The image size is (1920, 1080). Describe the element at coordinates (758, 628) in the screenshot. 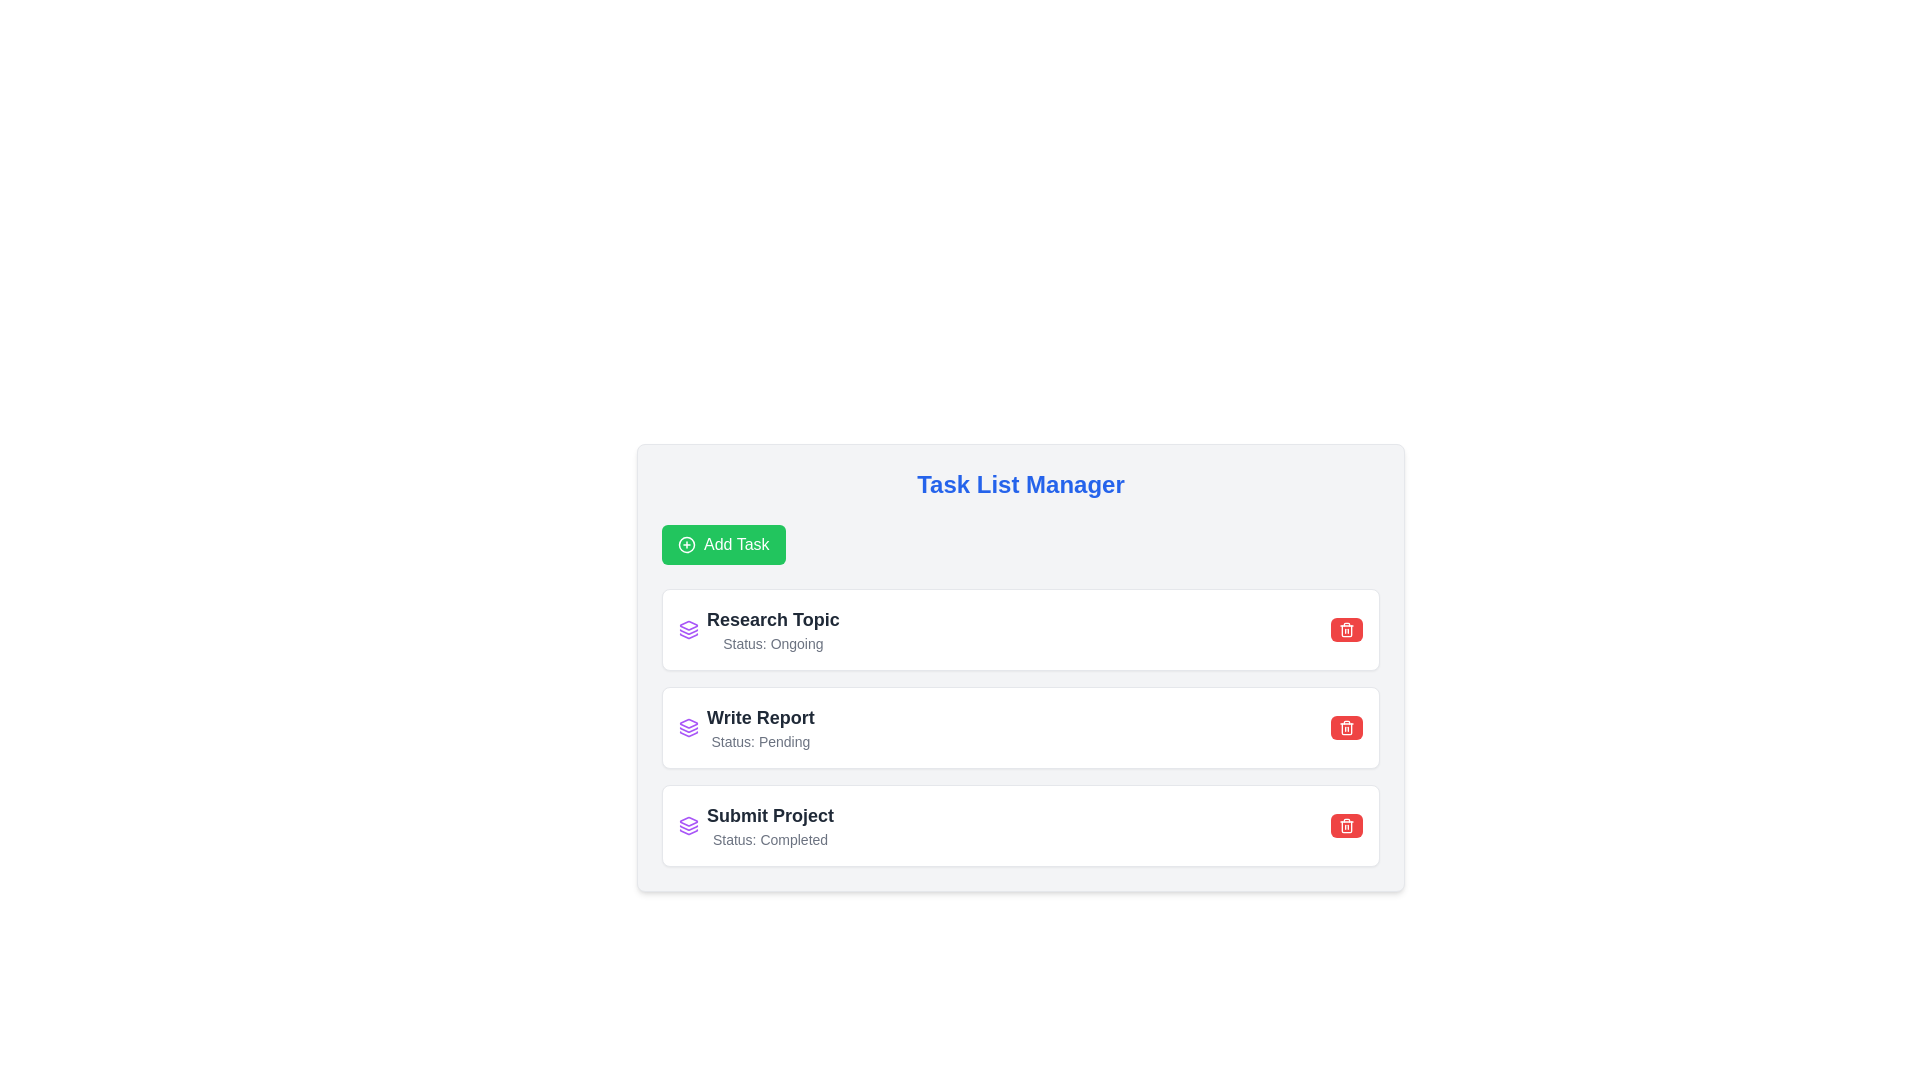

I see `text displayed in the 'Research Topic' section of the task manager interface, which includes the status 'Ongoing'` at that location.